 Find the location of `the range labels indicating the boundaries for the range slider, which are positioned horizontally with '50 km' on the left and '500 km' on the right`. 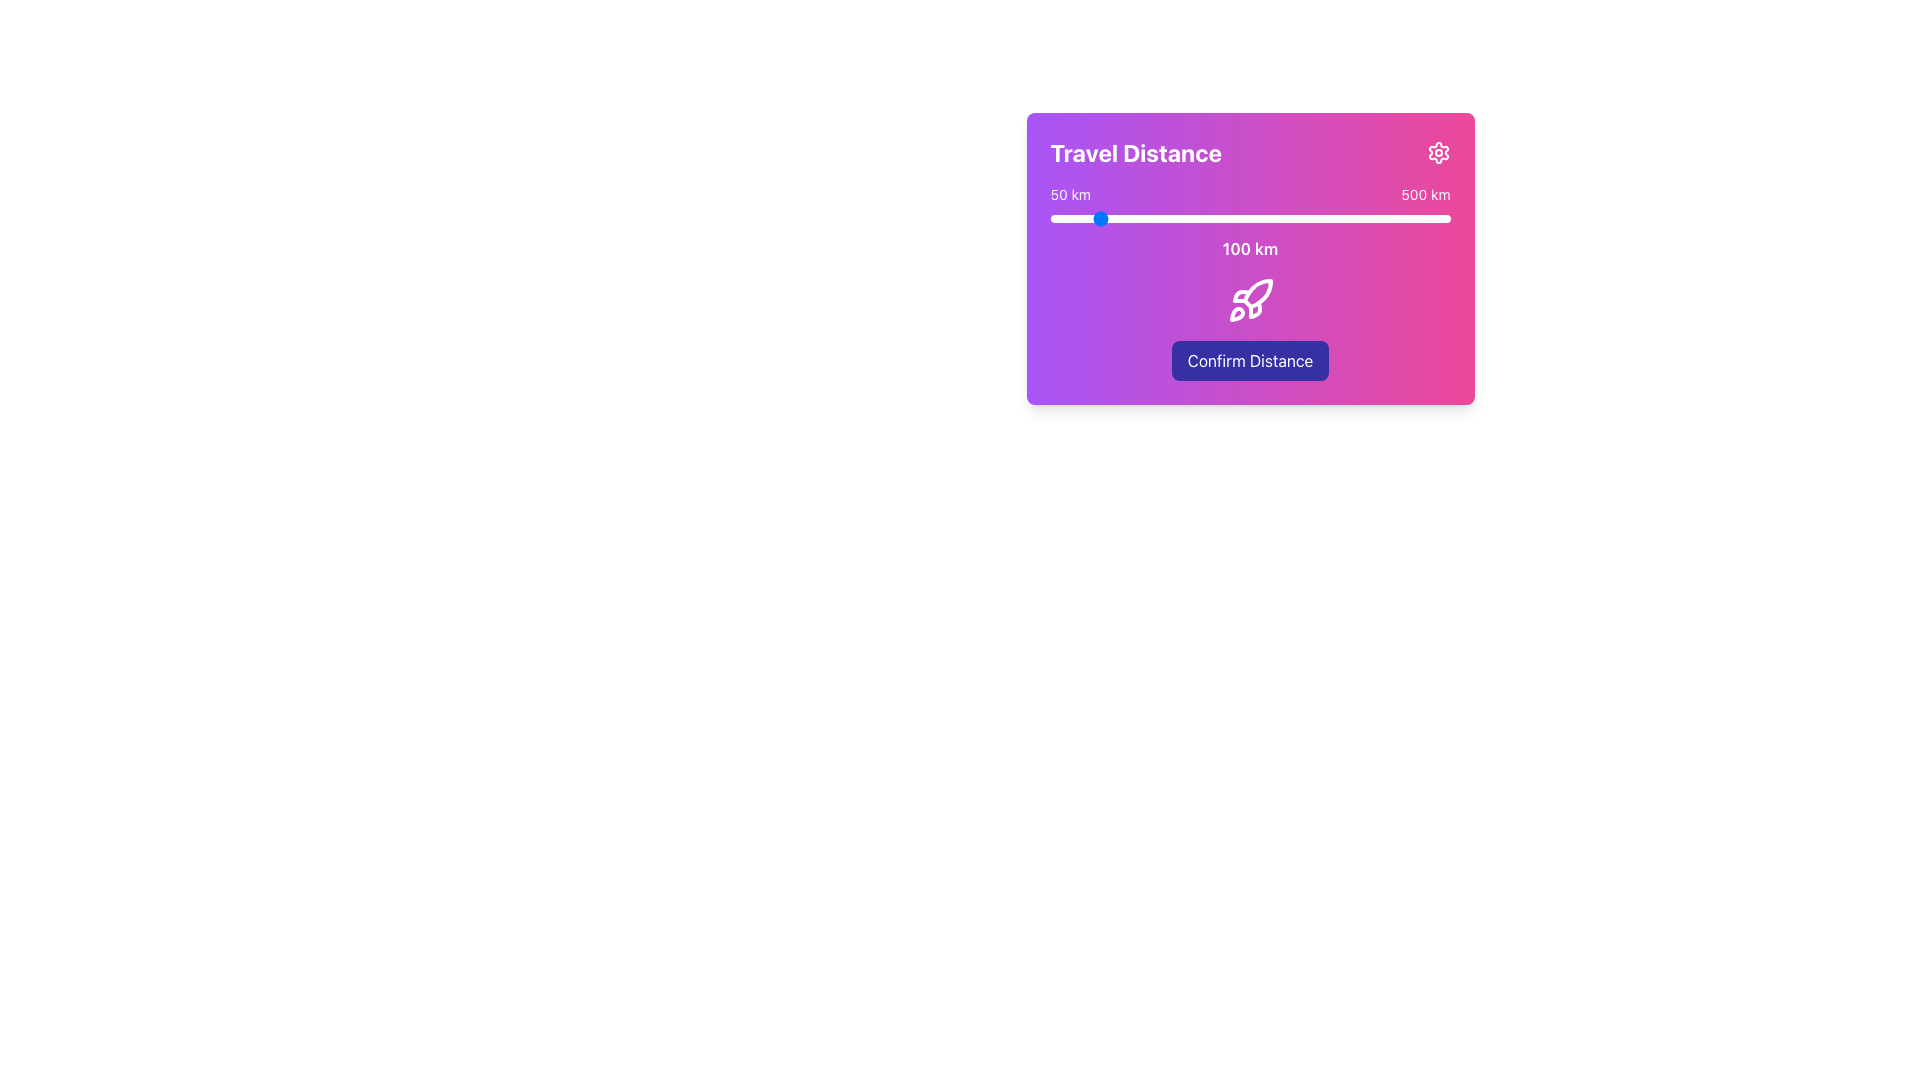

the range labels indicating the boundaries for the range slider, which are positioned horizontally with '50 km' on the left and '500 km' on the right is located at coordinates (1249, 195).